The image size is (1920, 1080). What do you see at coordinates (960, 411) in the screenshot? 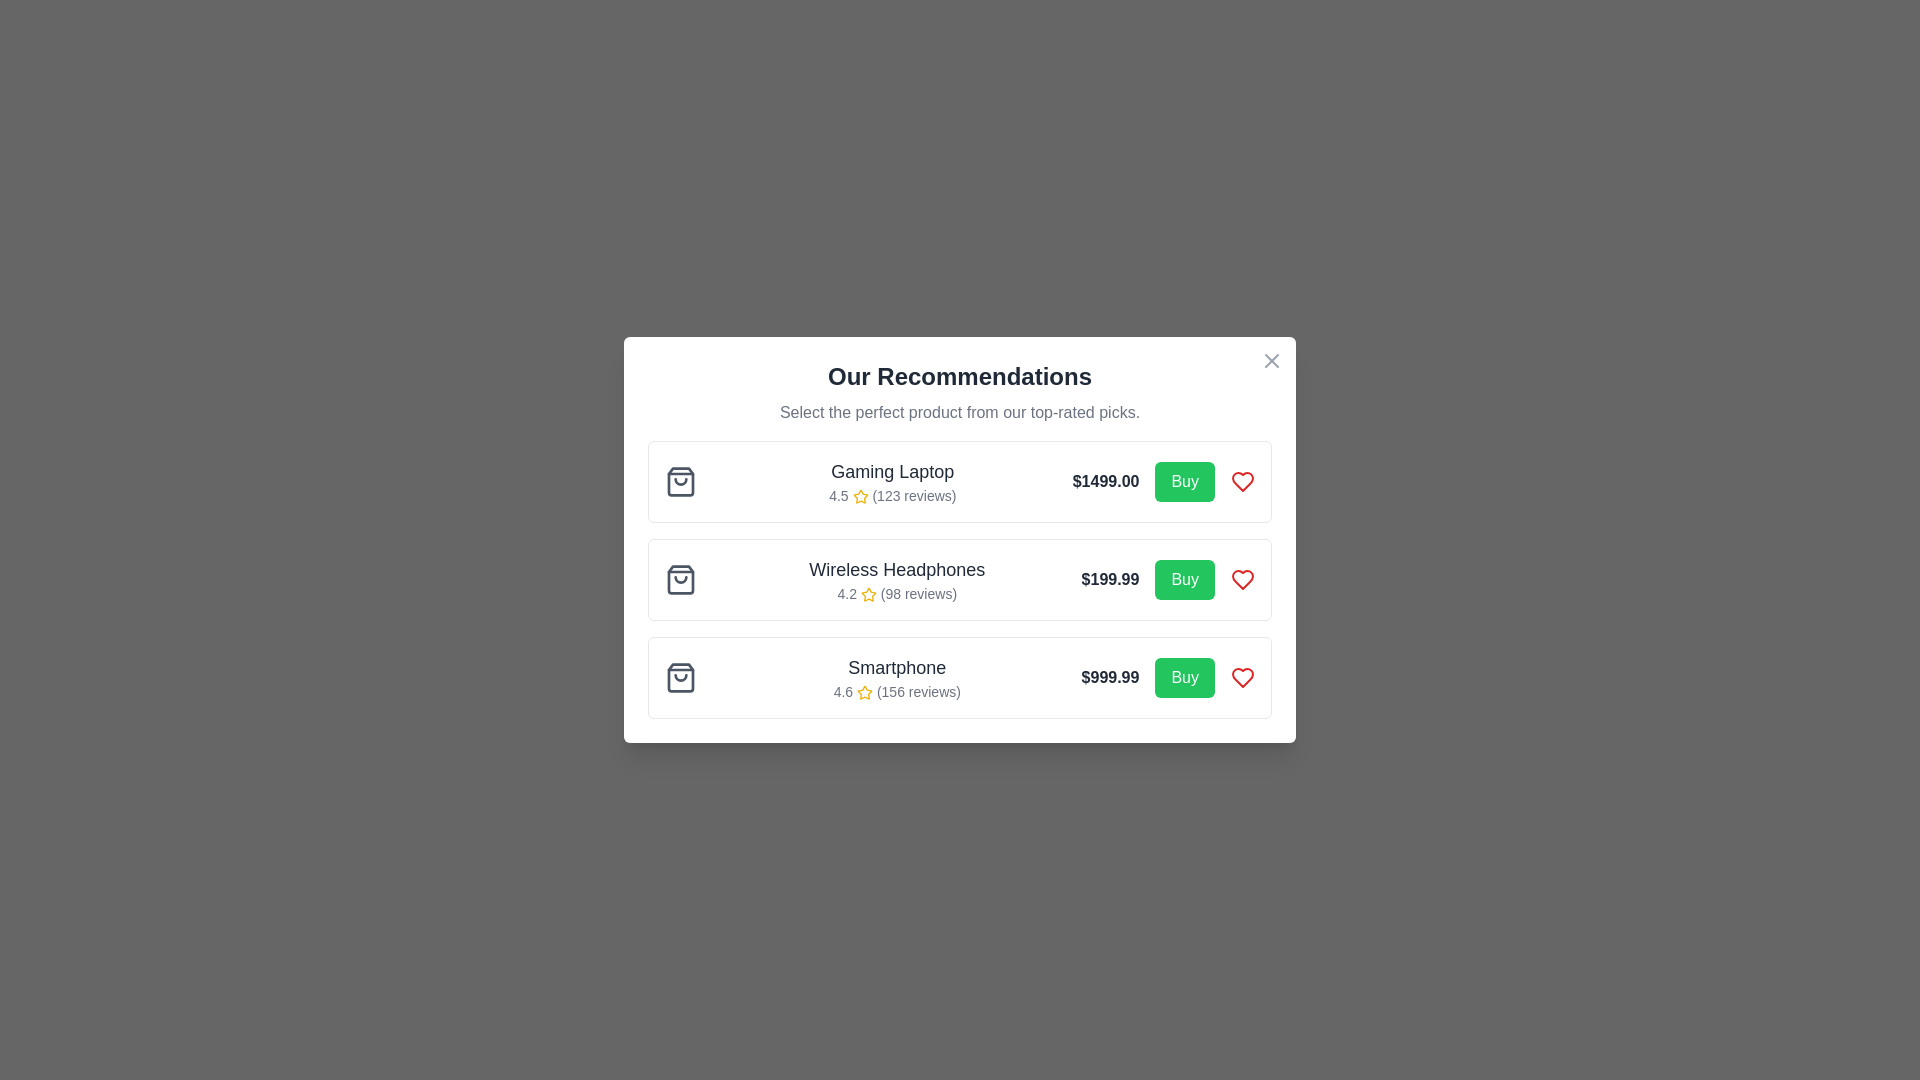
I see `the supporting text that reads 'Select the perfect product from our top-rated picks.', which is located directly beneath the heading 'Our Recommendations'` at bounding box center [960, 411].